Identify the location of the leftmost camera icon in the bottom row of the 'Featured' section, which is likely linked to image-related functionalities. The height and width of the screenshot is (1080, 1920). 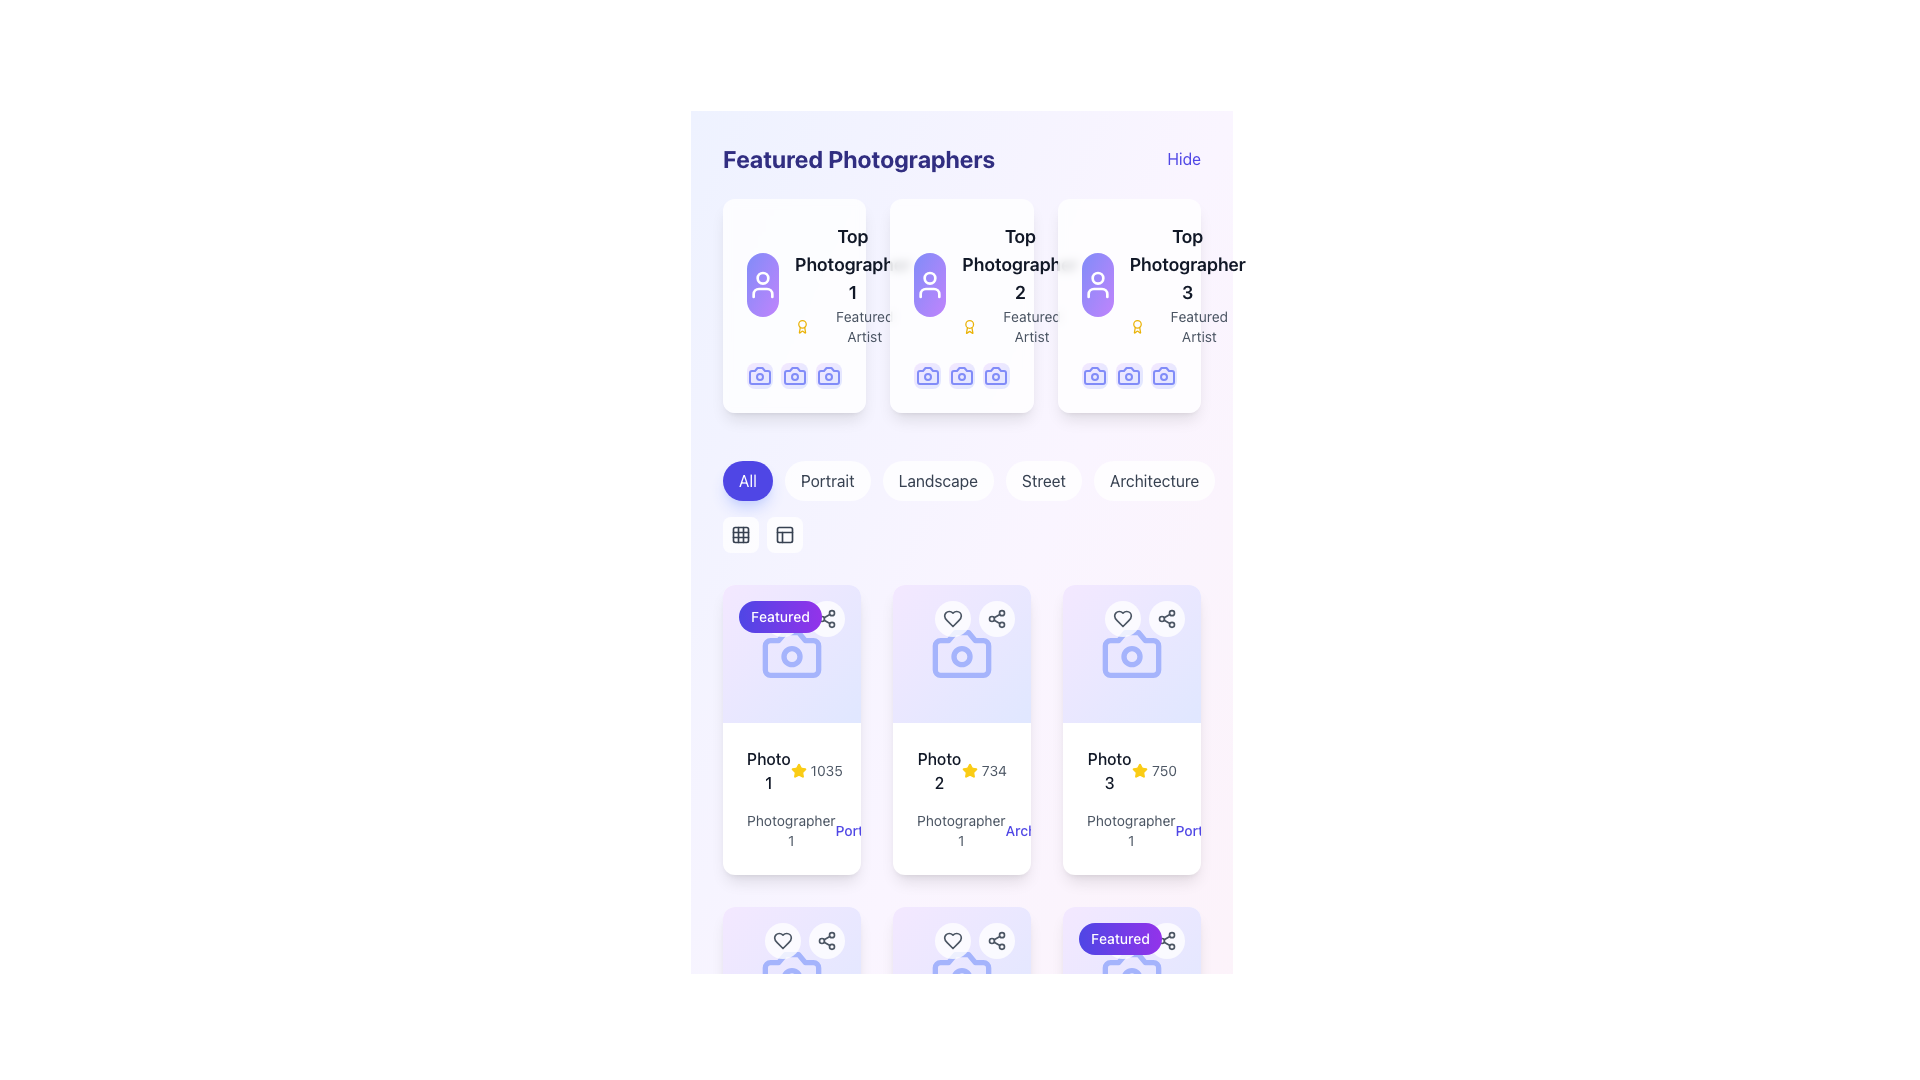
(791, 654).